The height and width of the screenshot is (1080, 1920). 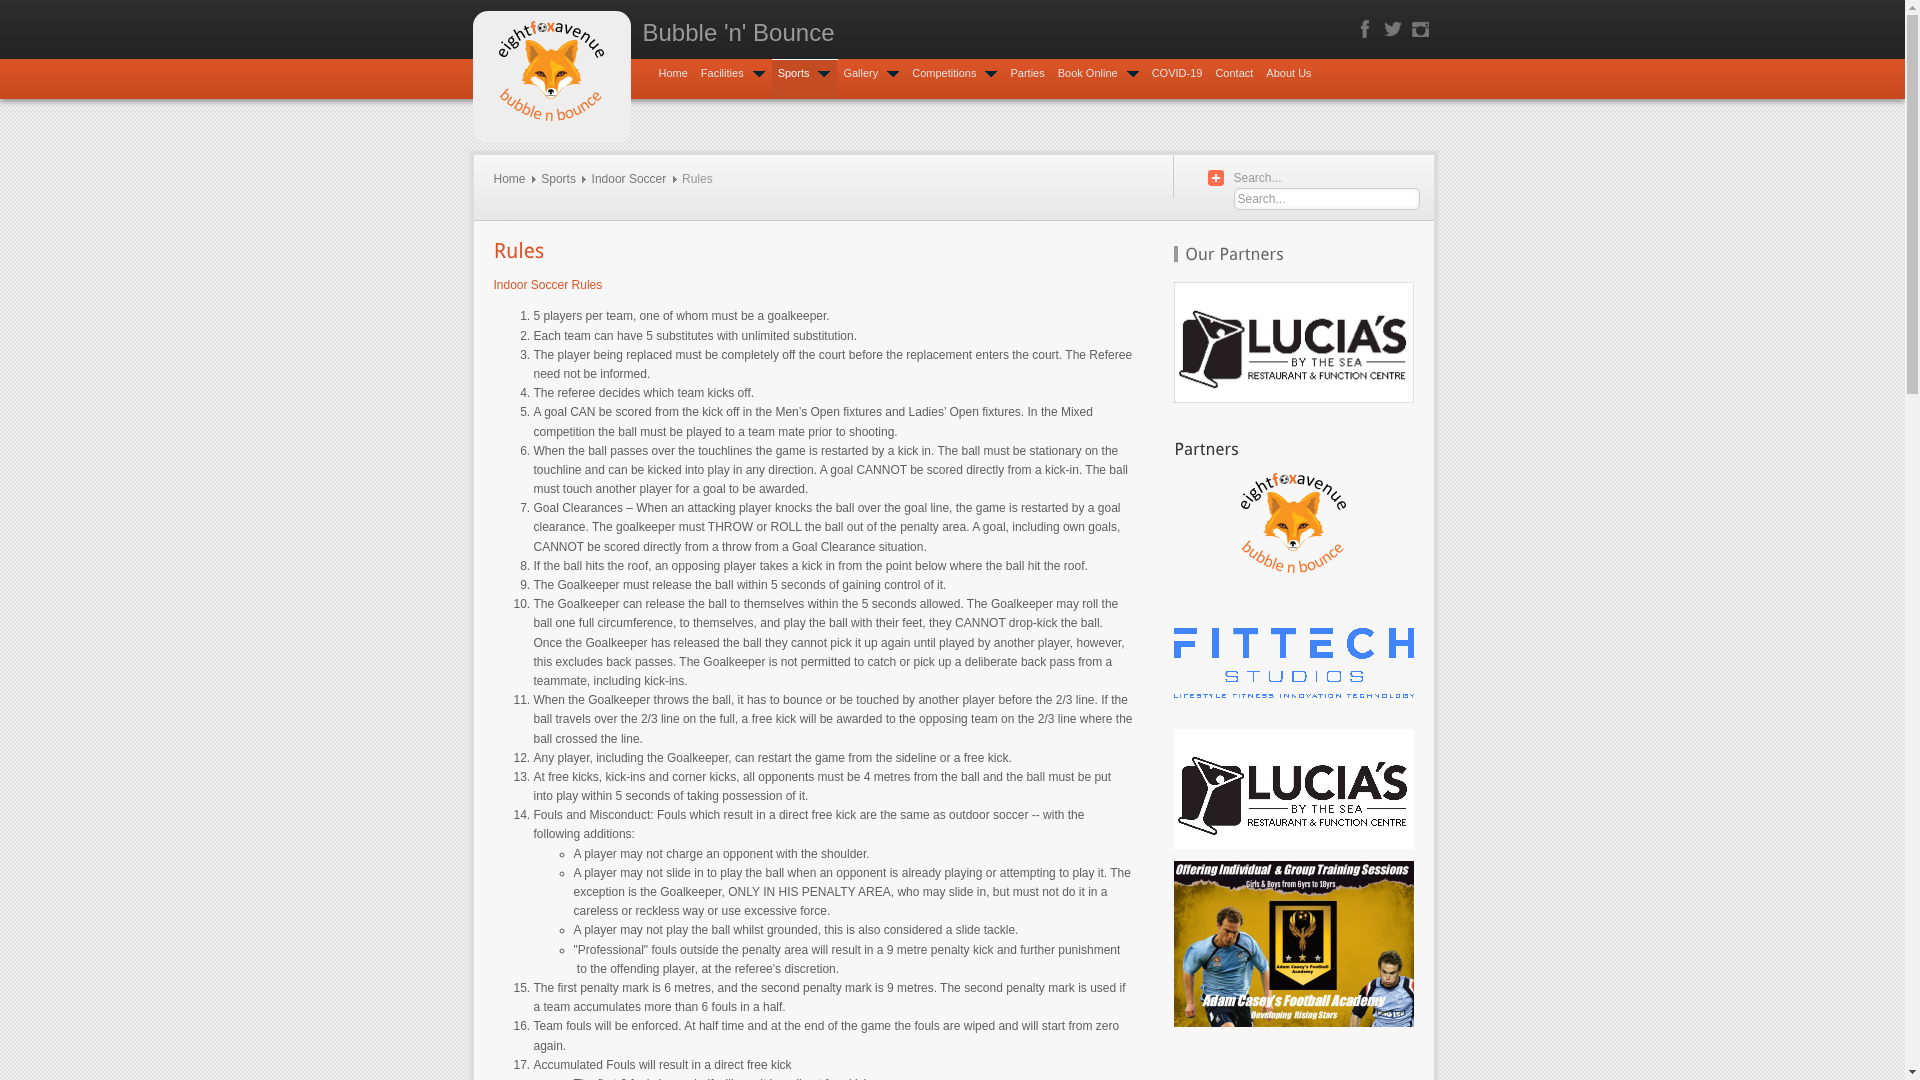 What do you see at coordinates (1027, 79) in the screenshot?
I see `'Parties'` at bounding box center [1027, 79].